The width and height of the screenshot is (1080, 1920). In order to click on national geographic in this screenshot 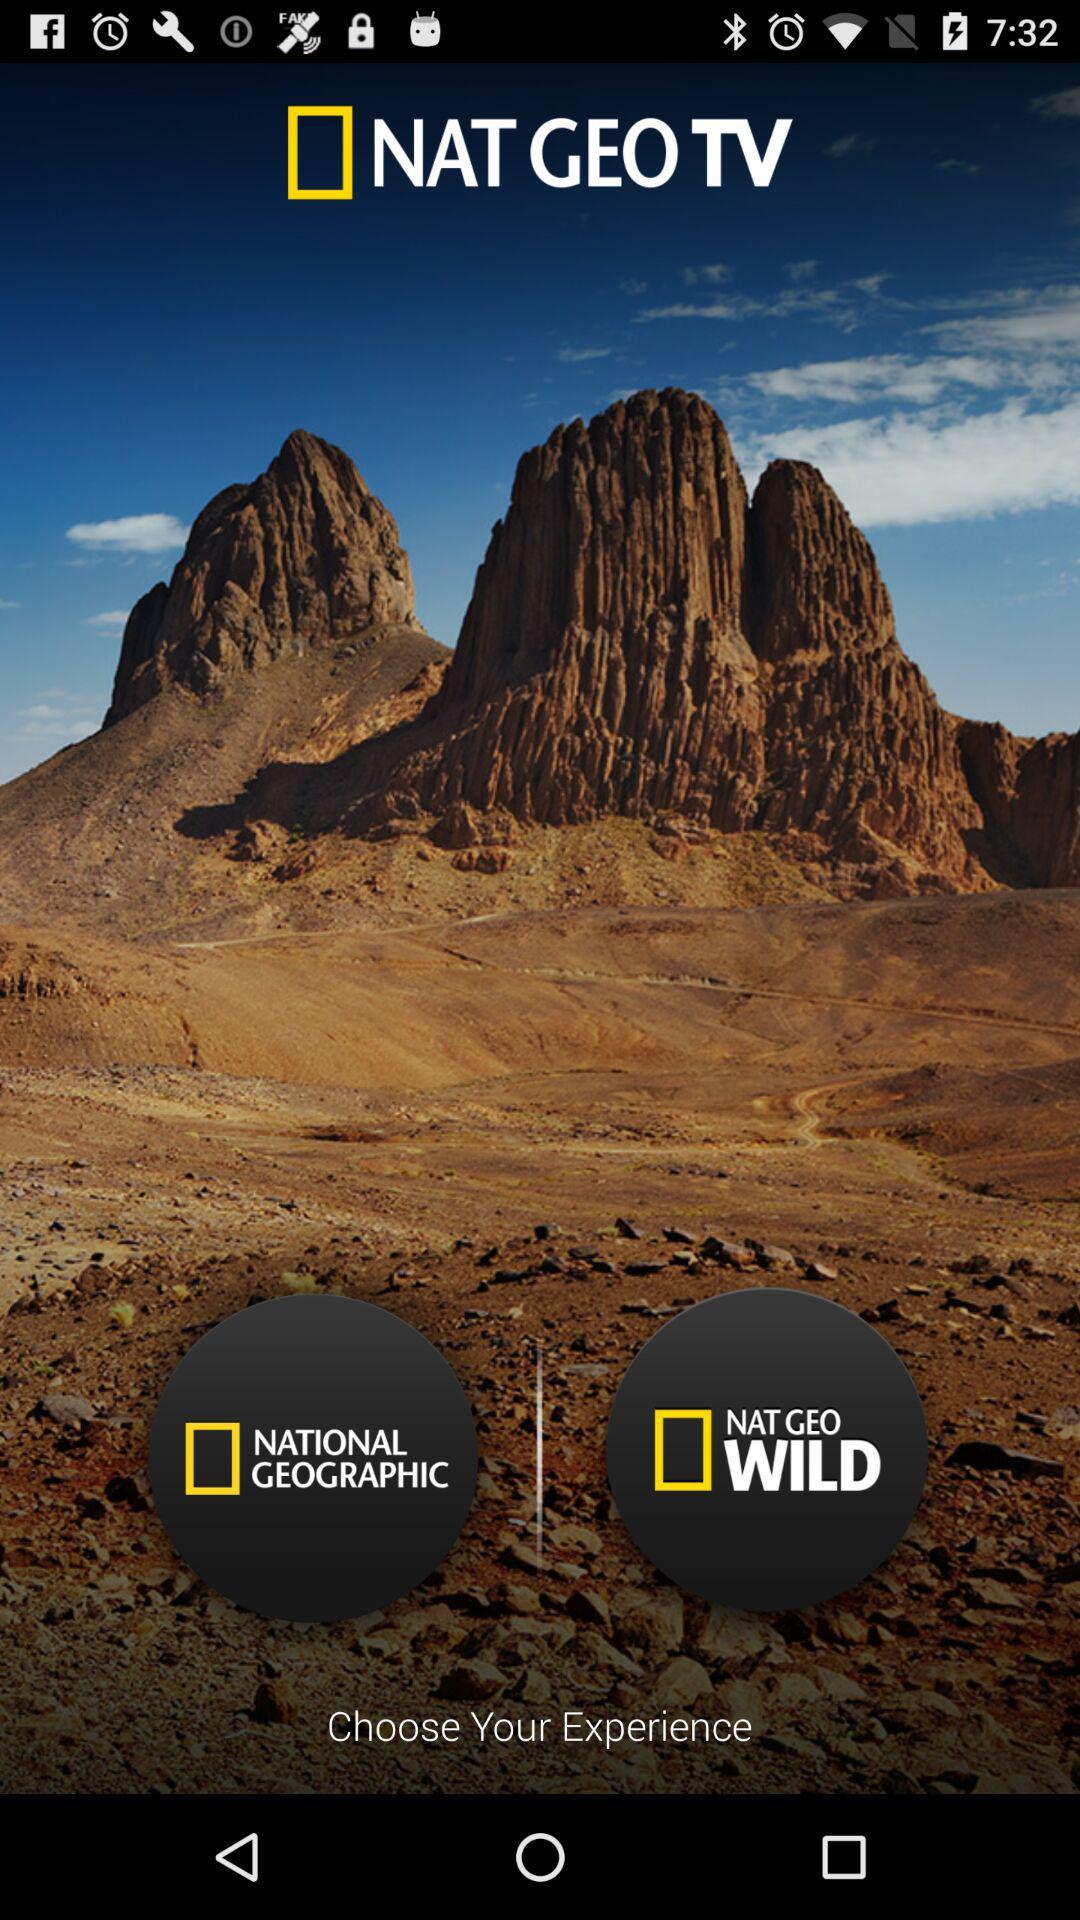, I will do `click(313, 1458)`.